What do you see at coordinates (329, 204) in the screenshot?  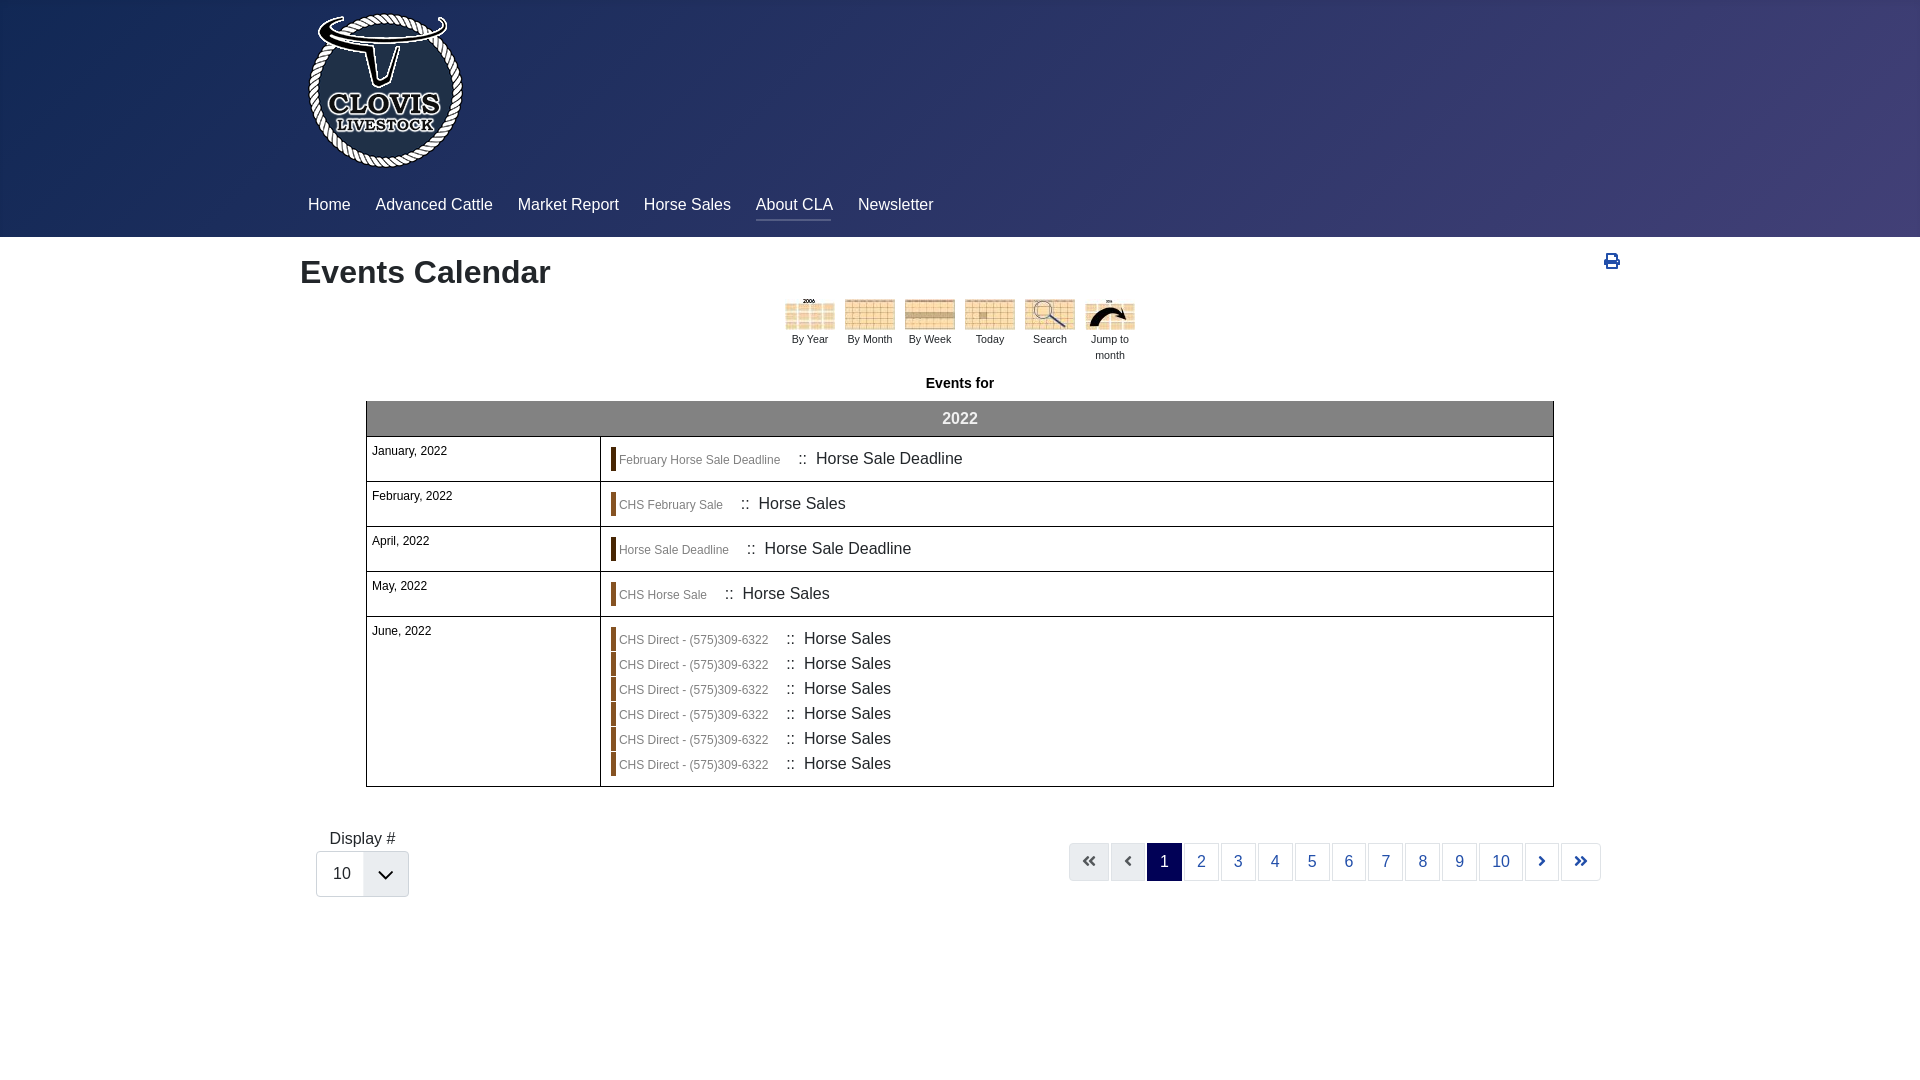 I see `'Home'` at bounding box center [329, 204].